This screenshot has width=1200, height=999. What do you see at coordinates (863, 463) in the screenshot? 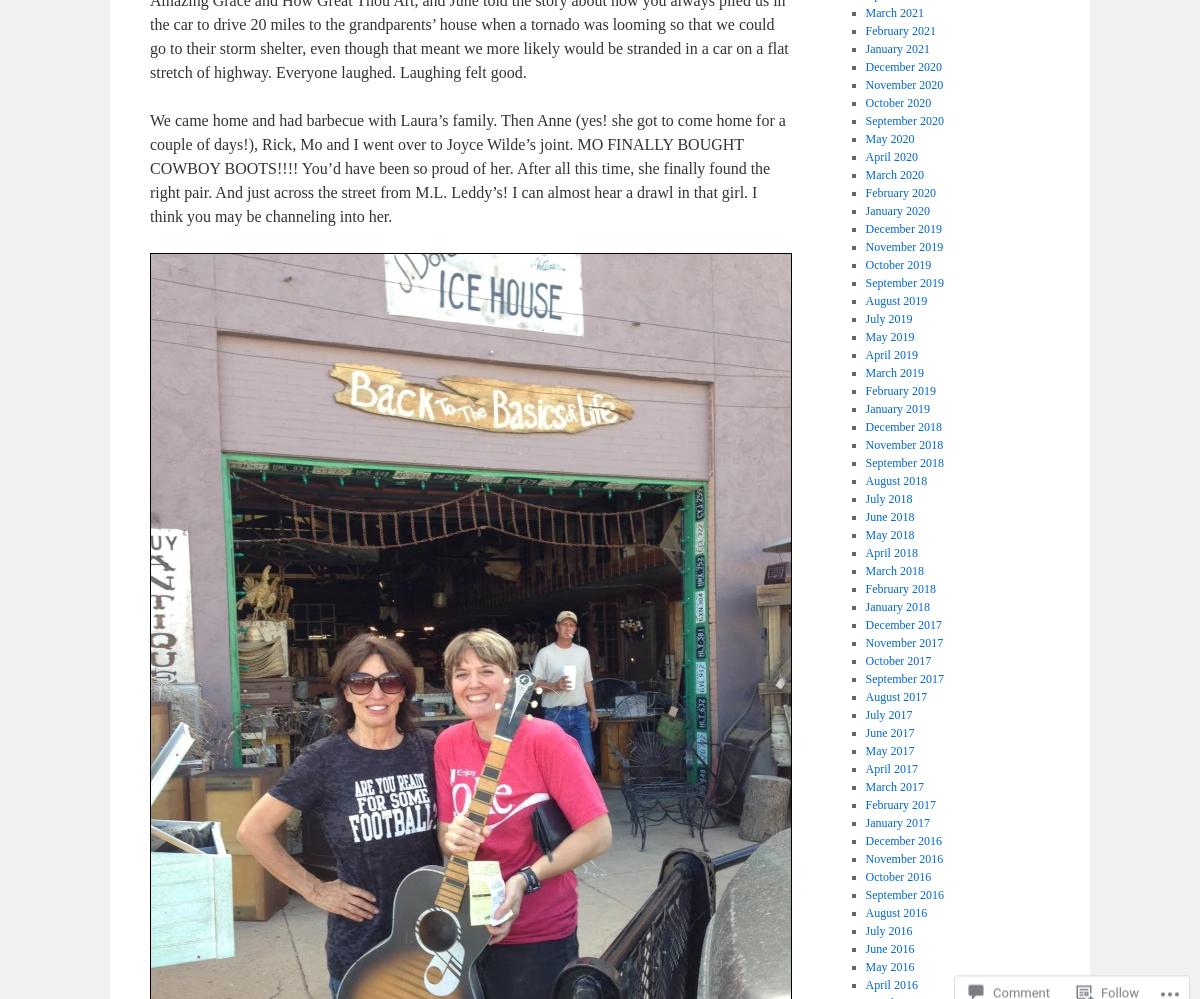
I see `'September 2018'` at bounding box center [863, 463].